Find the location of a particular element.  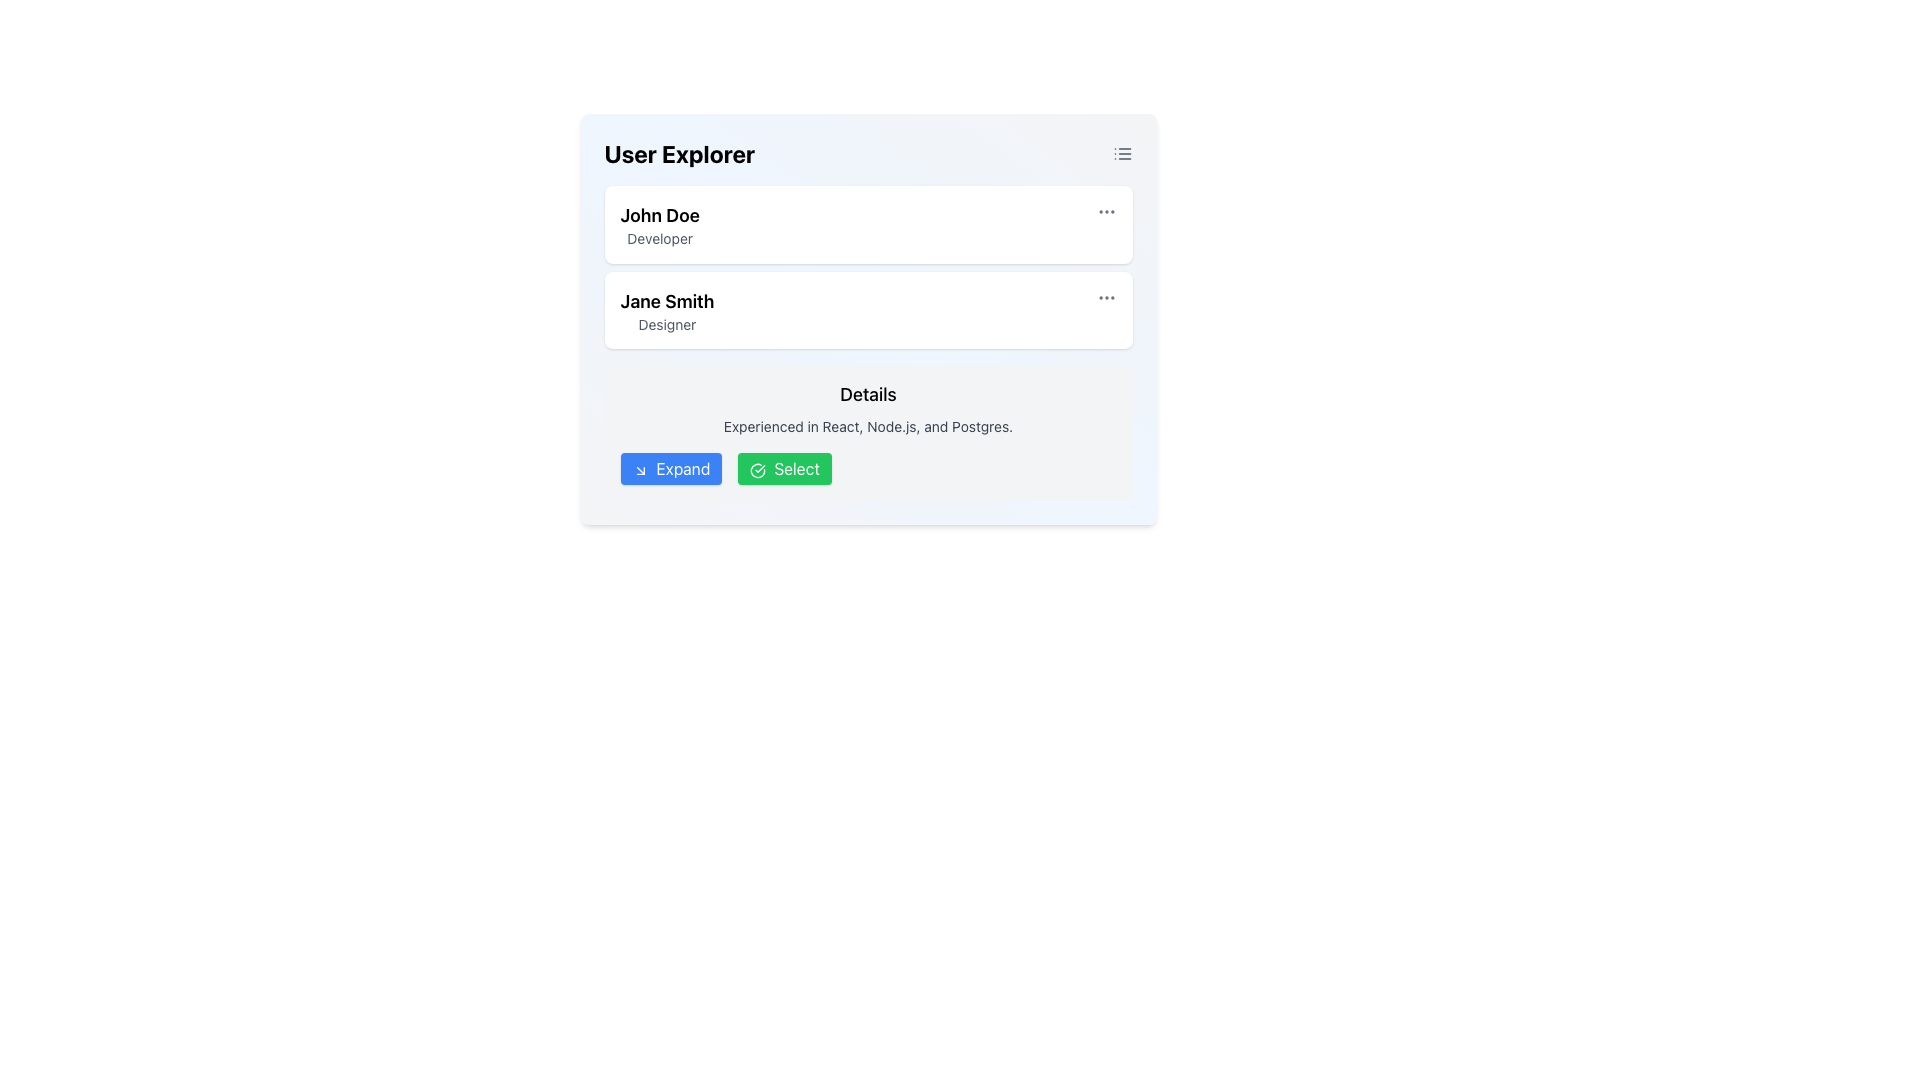

the User Profile Card located is located at coordinates (868, 310).